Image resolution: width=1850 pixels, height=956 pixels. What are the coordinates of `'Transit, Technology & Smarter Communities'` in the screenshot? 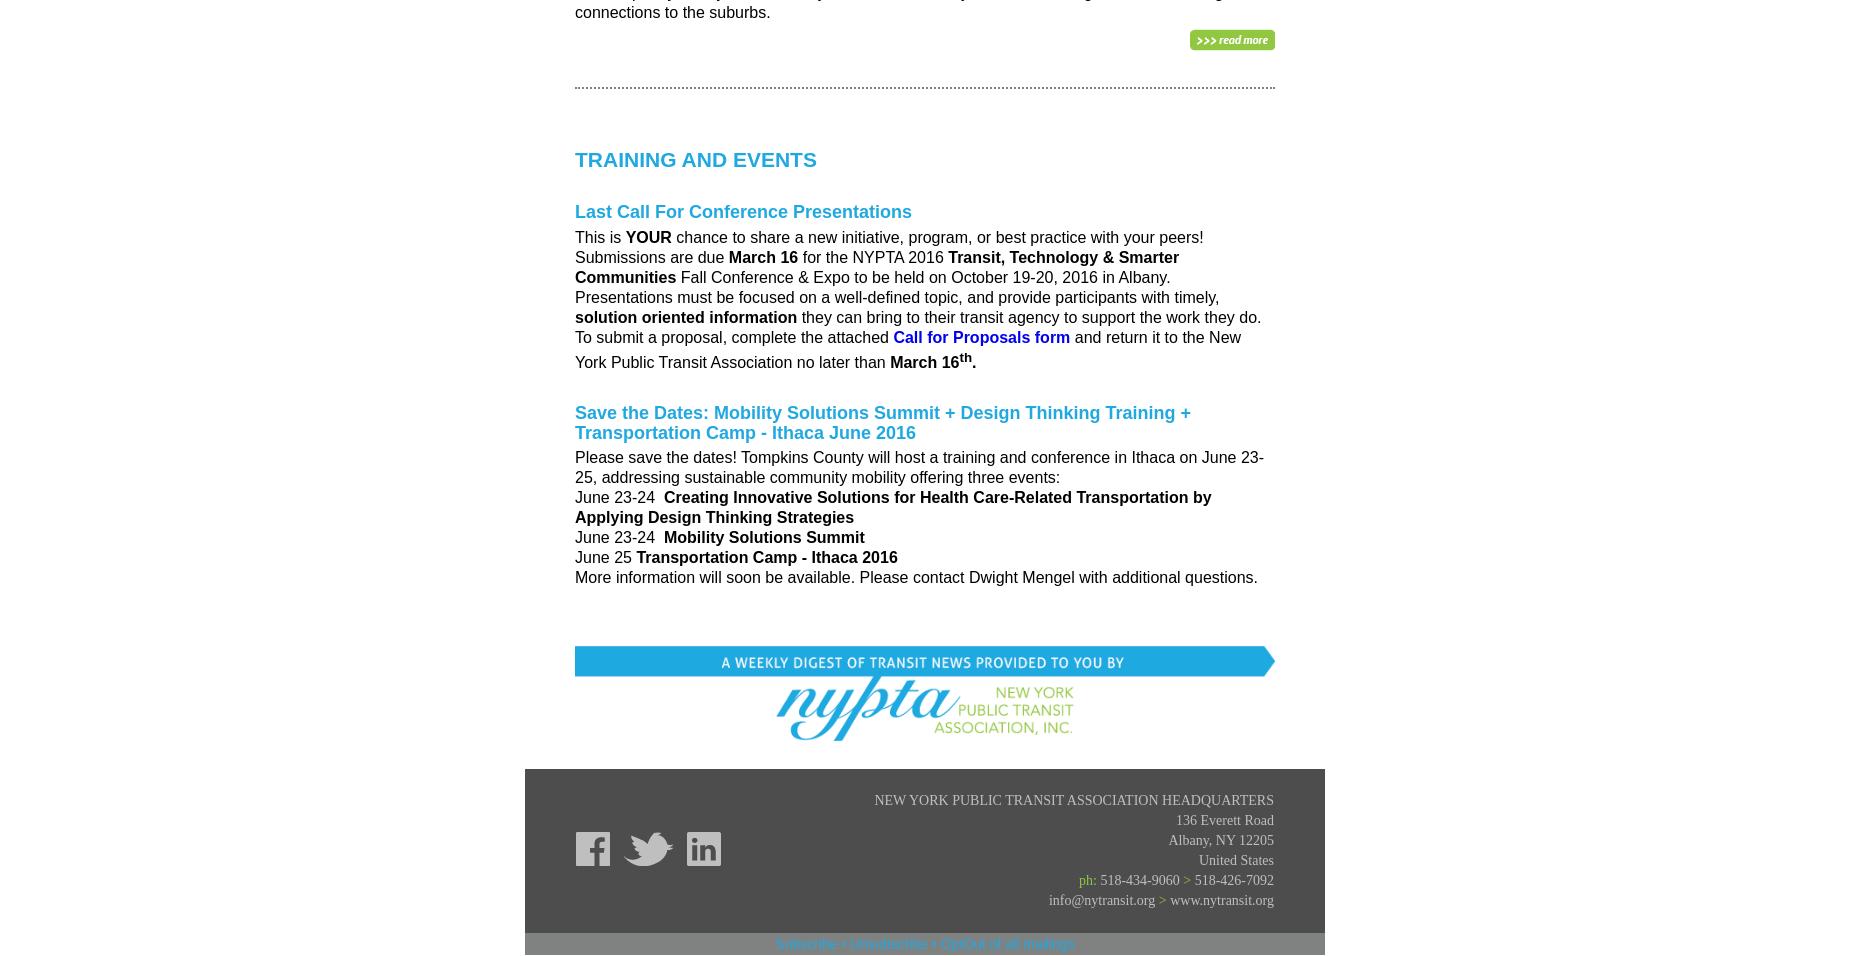 It's located at (877, 265).